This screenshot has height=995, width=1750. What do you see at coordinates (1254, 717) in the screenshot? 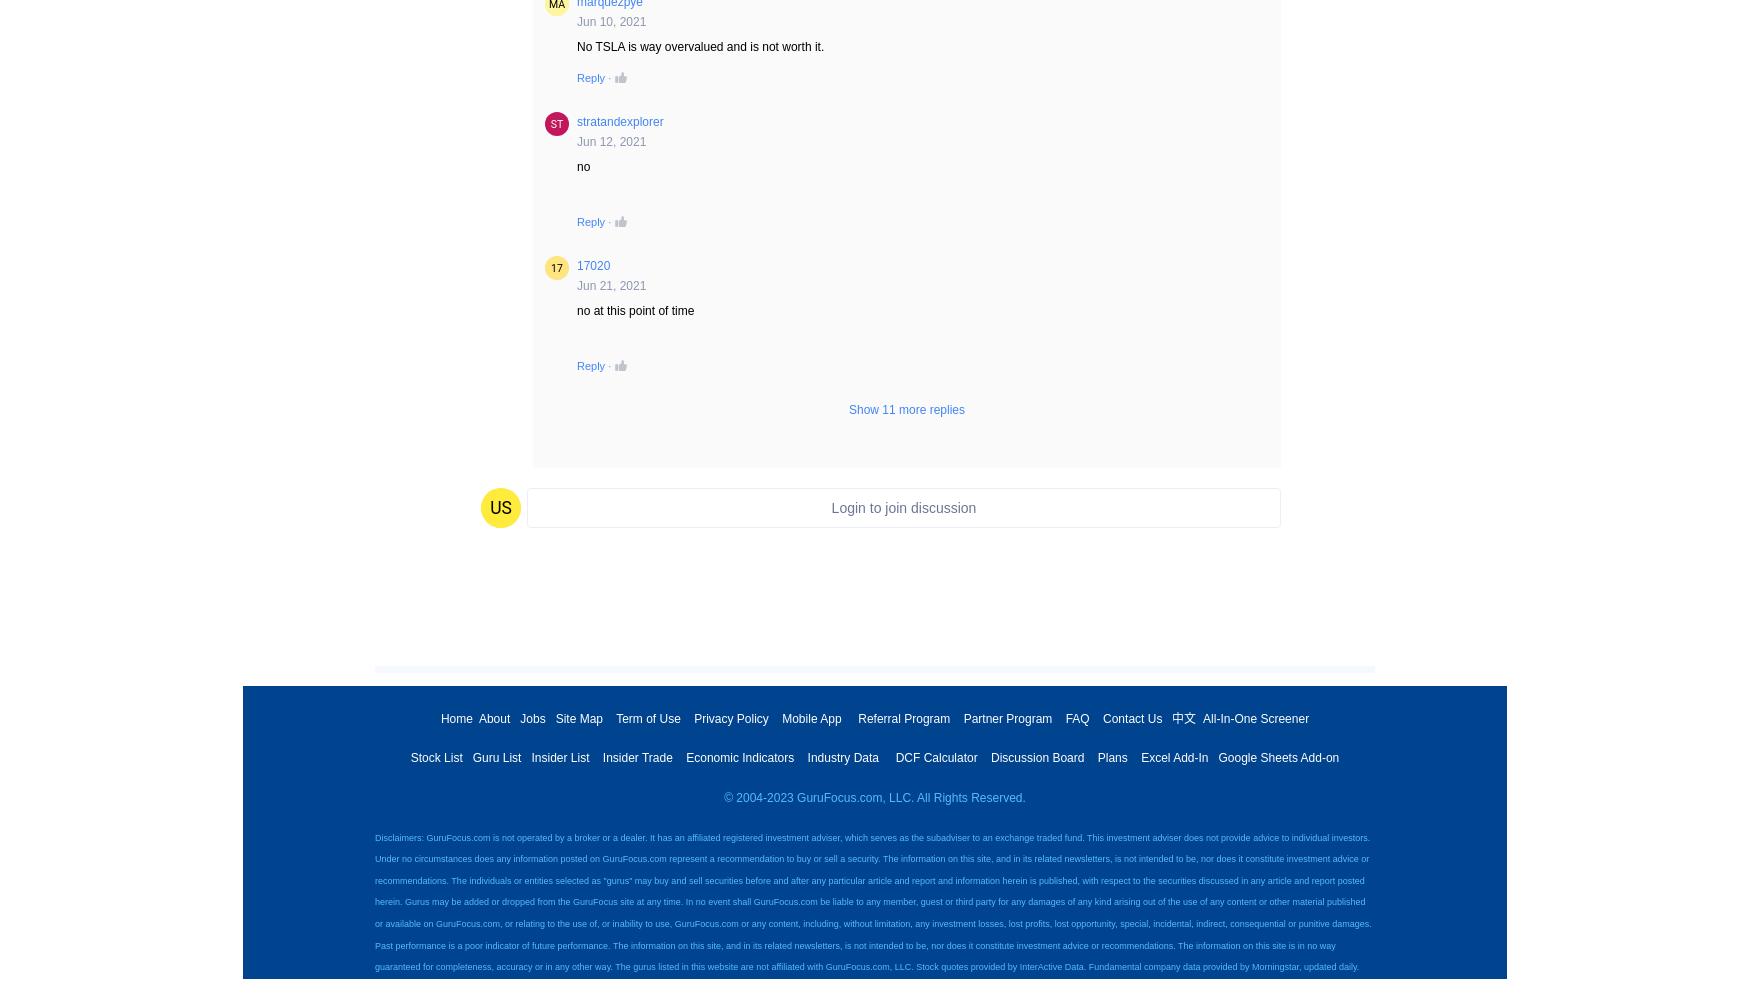
I see `'All-In-One Screener'` at bounding box center [1254, 717].